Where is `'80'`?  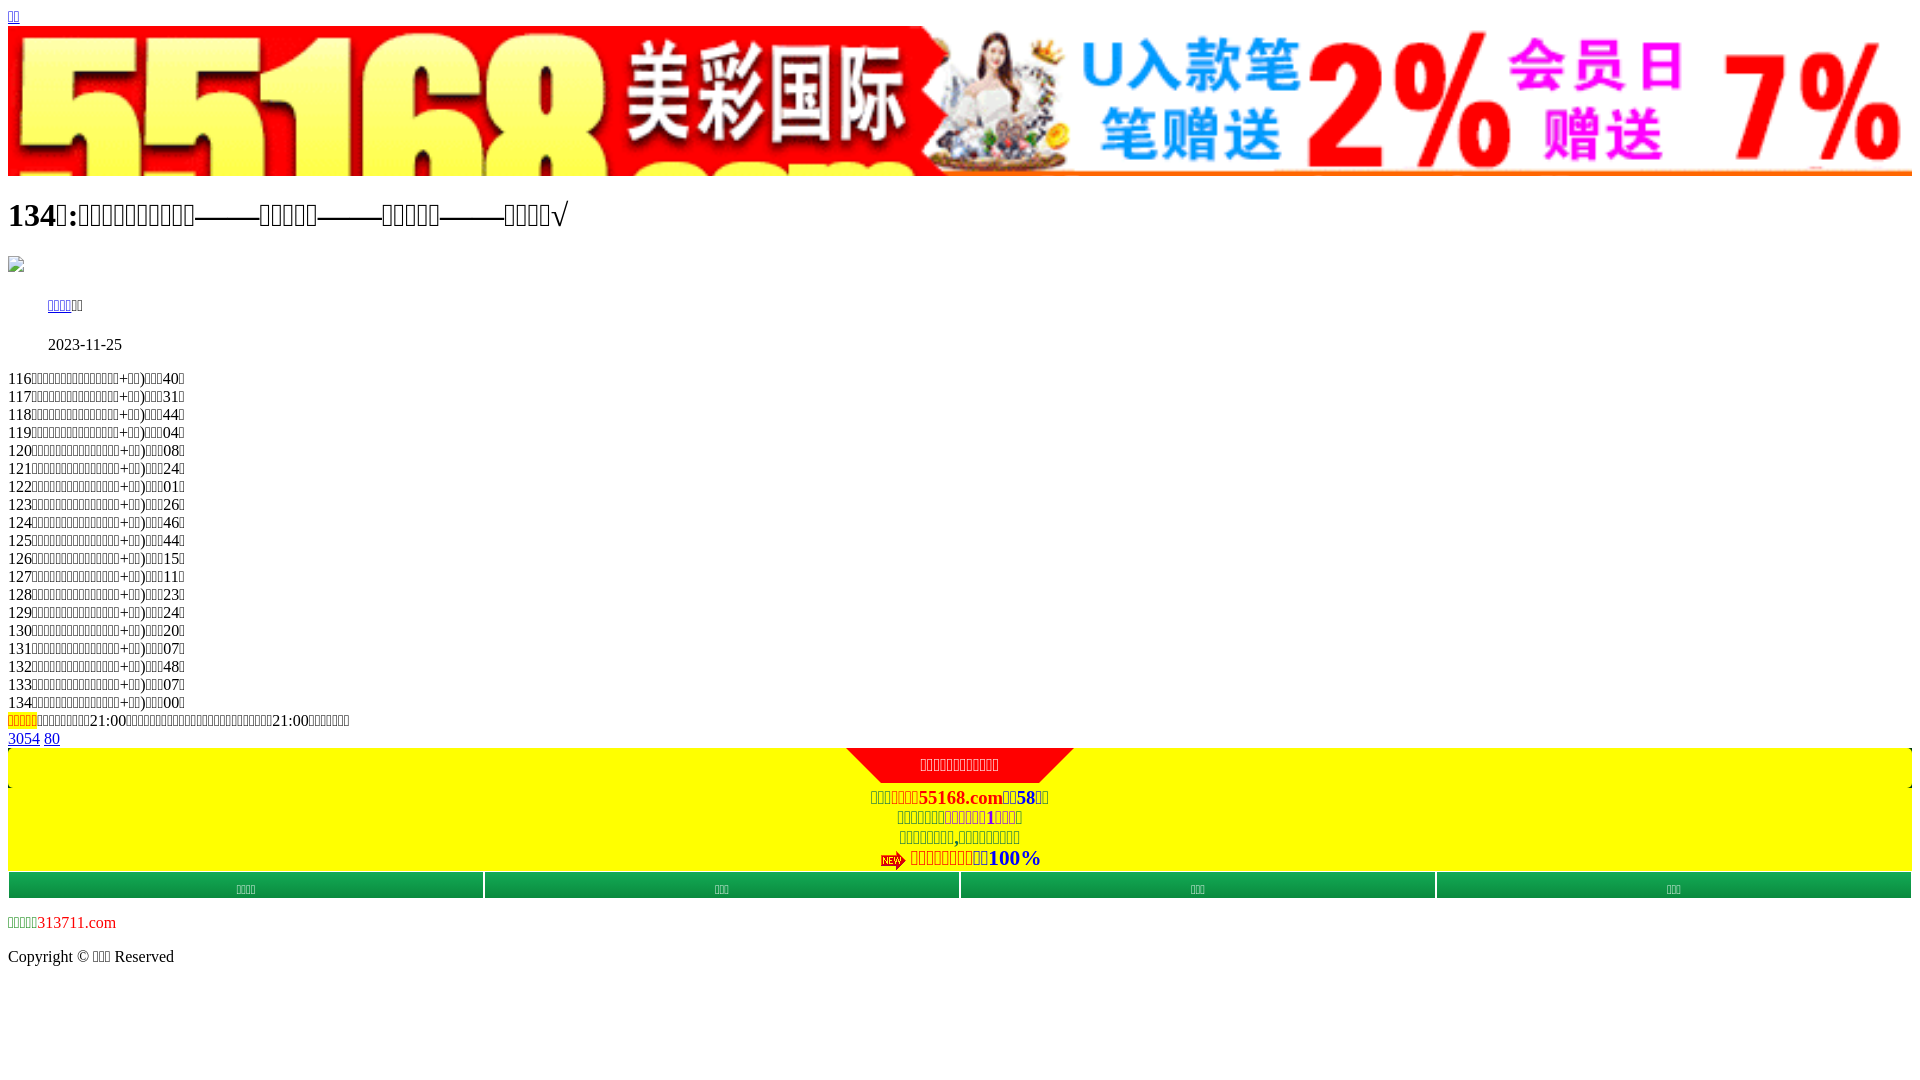 '80' is located at coordinates (52, 738).